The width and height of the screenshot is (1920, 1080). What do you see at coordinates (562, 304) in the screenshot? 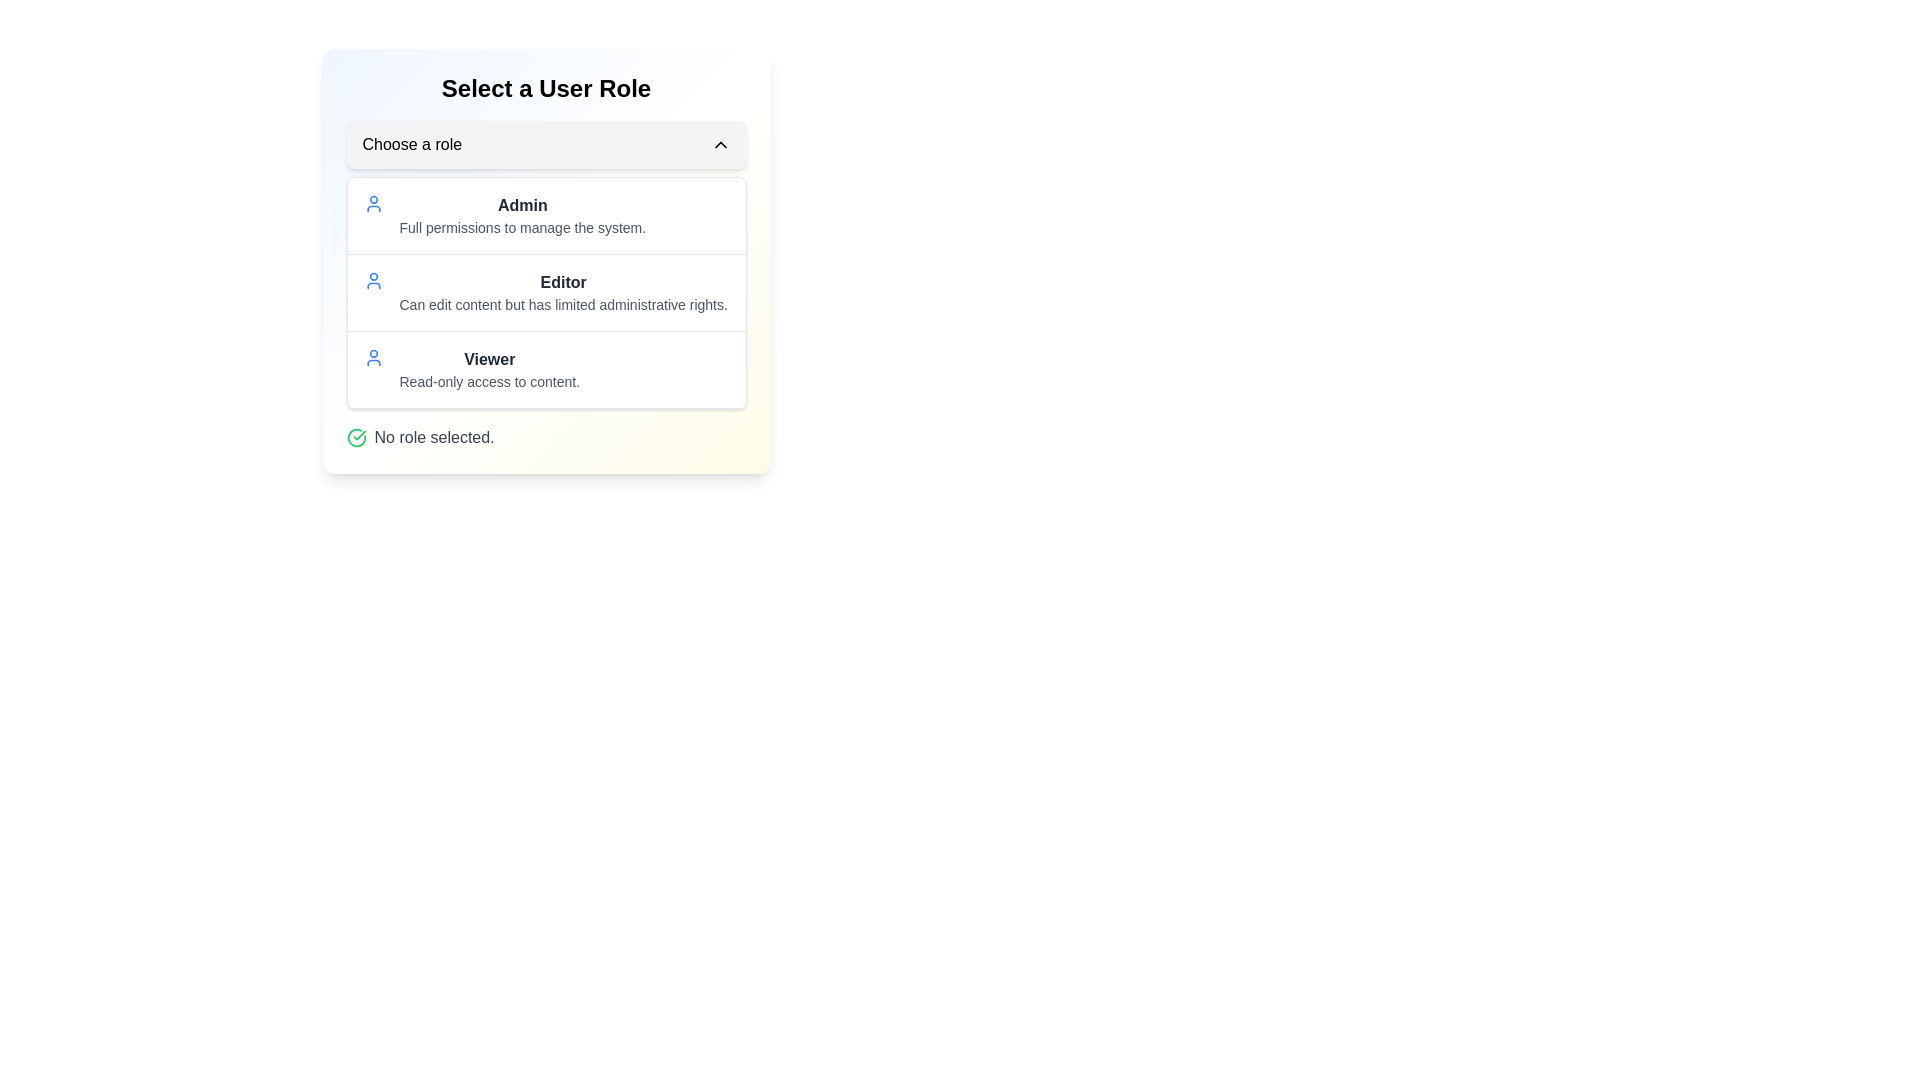
I see `the concise gray text indicating functionality or permissions located beneath the bolded 'Editor' label in the user role selection menu` at bounding box center [562, 304].